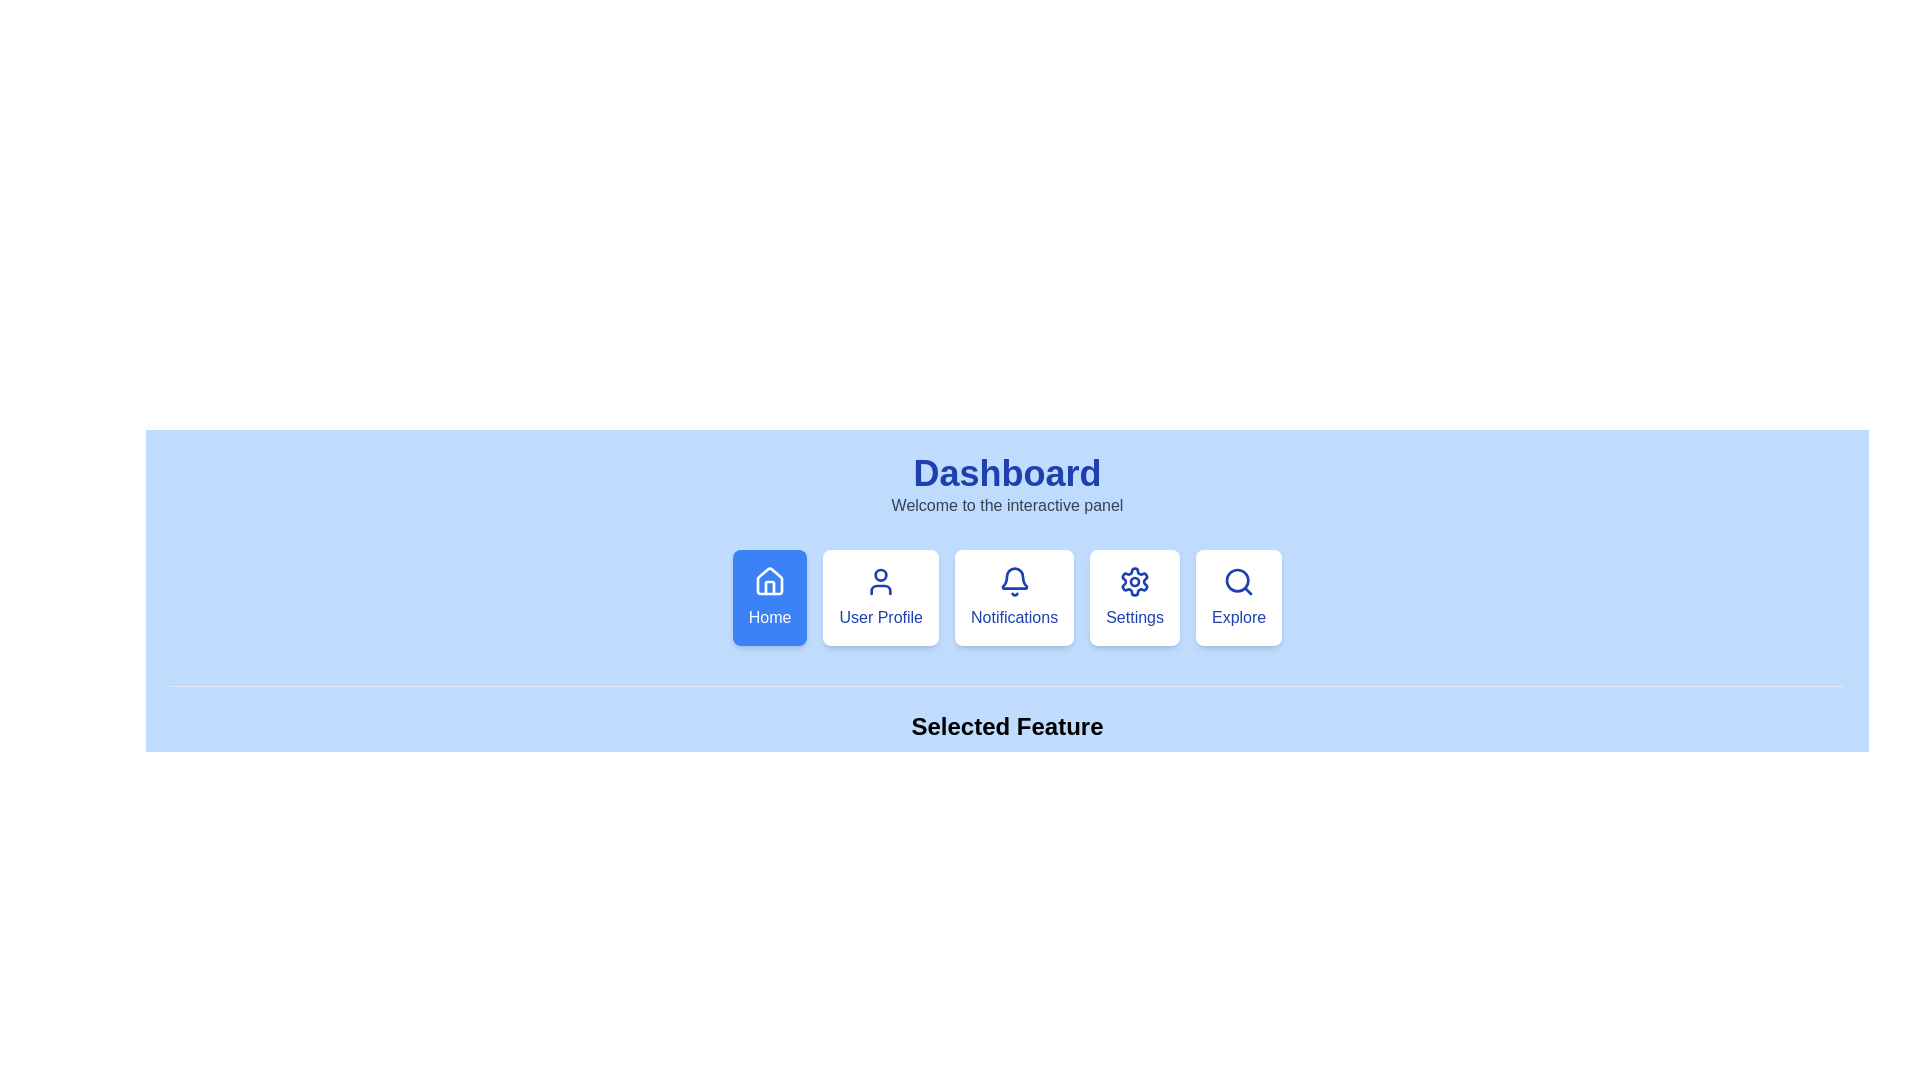  Describe the element at coordinates (1135, 582) in the screenshot. I see `the gear-shaped icon with a blue outline located in the fourth box from the left in the second row of the interface, below the 'Dashboard' heading` at that location.